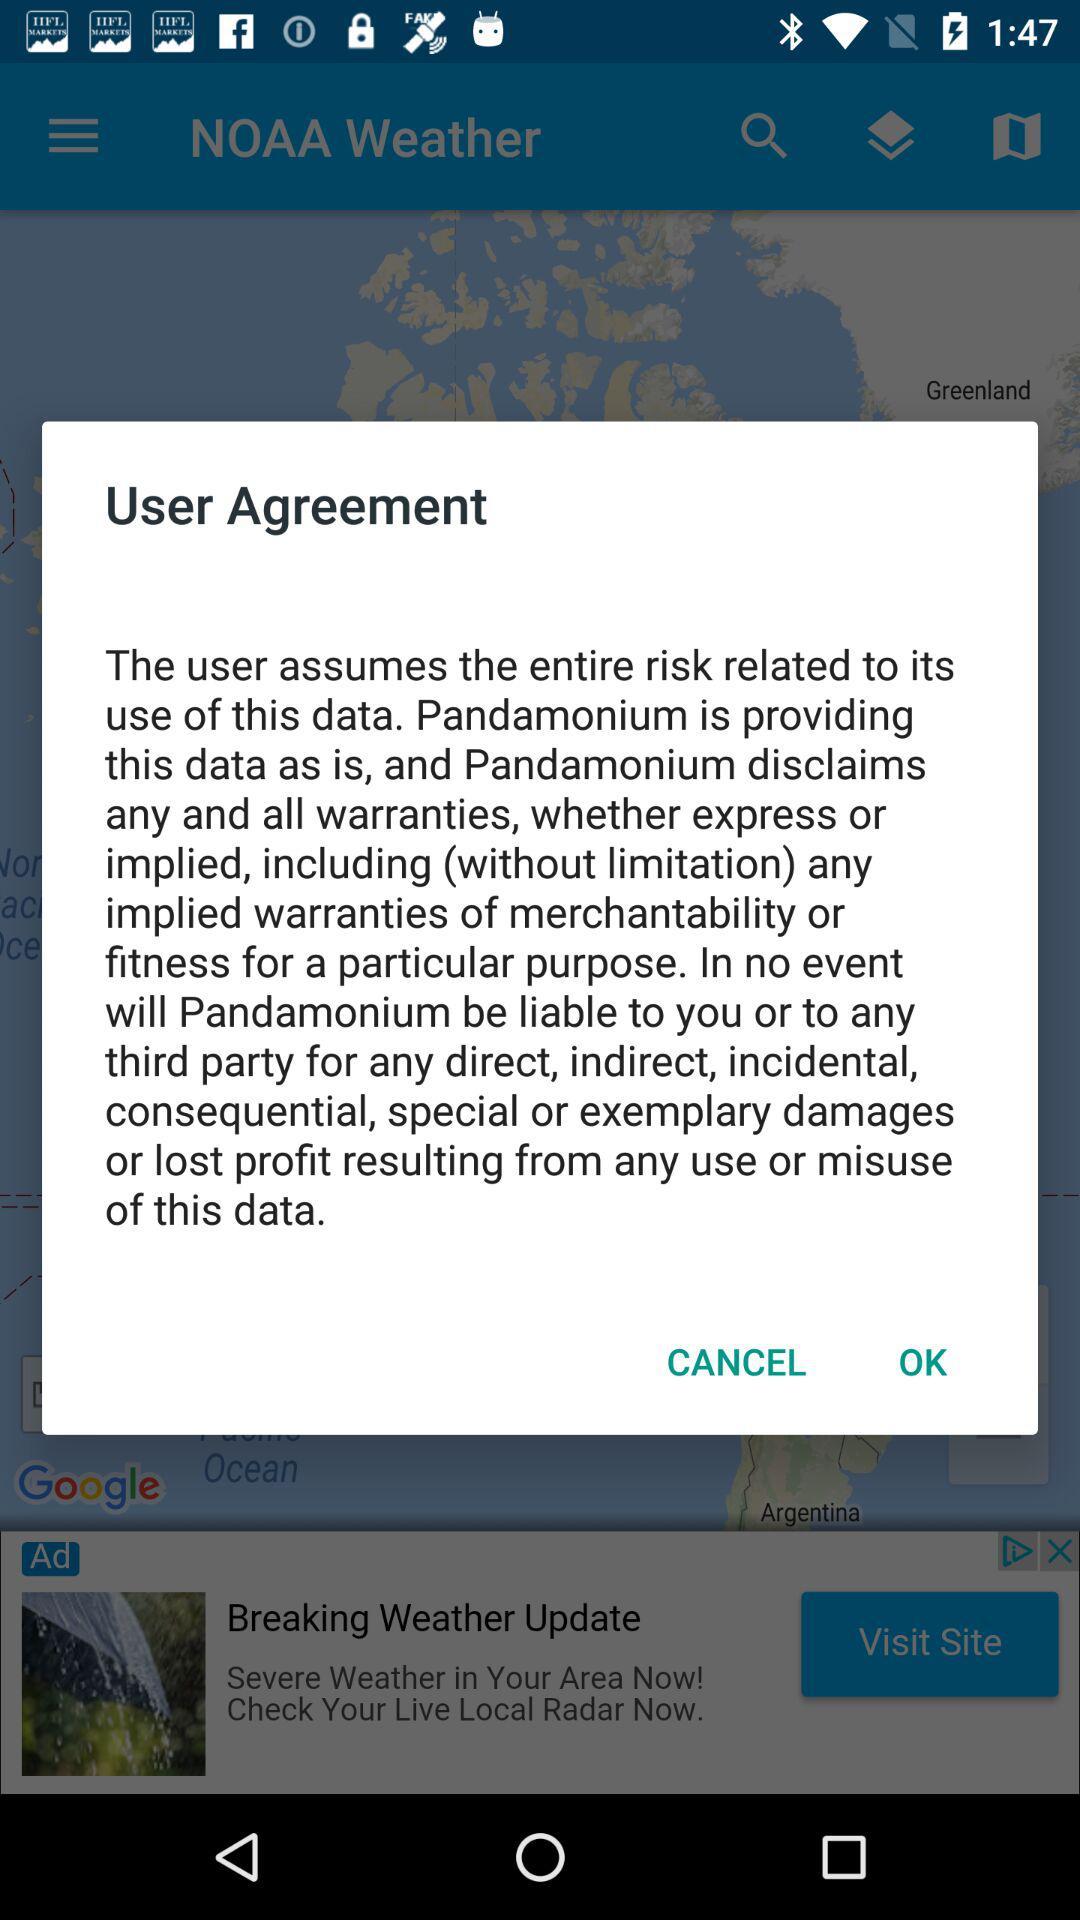  What do you see at coordinates (922, 1360) in the screenshot?
I see `the item below the the user assumes` at bounding box center [922, 1360].